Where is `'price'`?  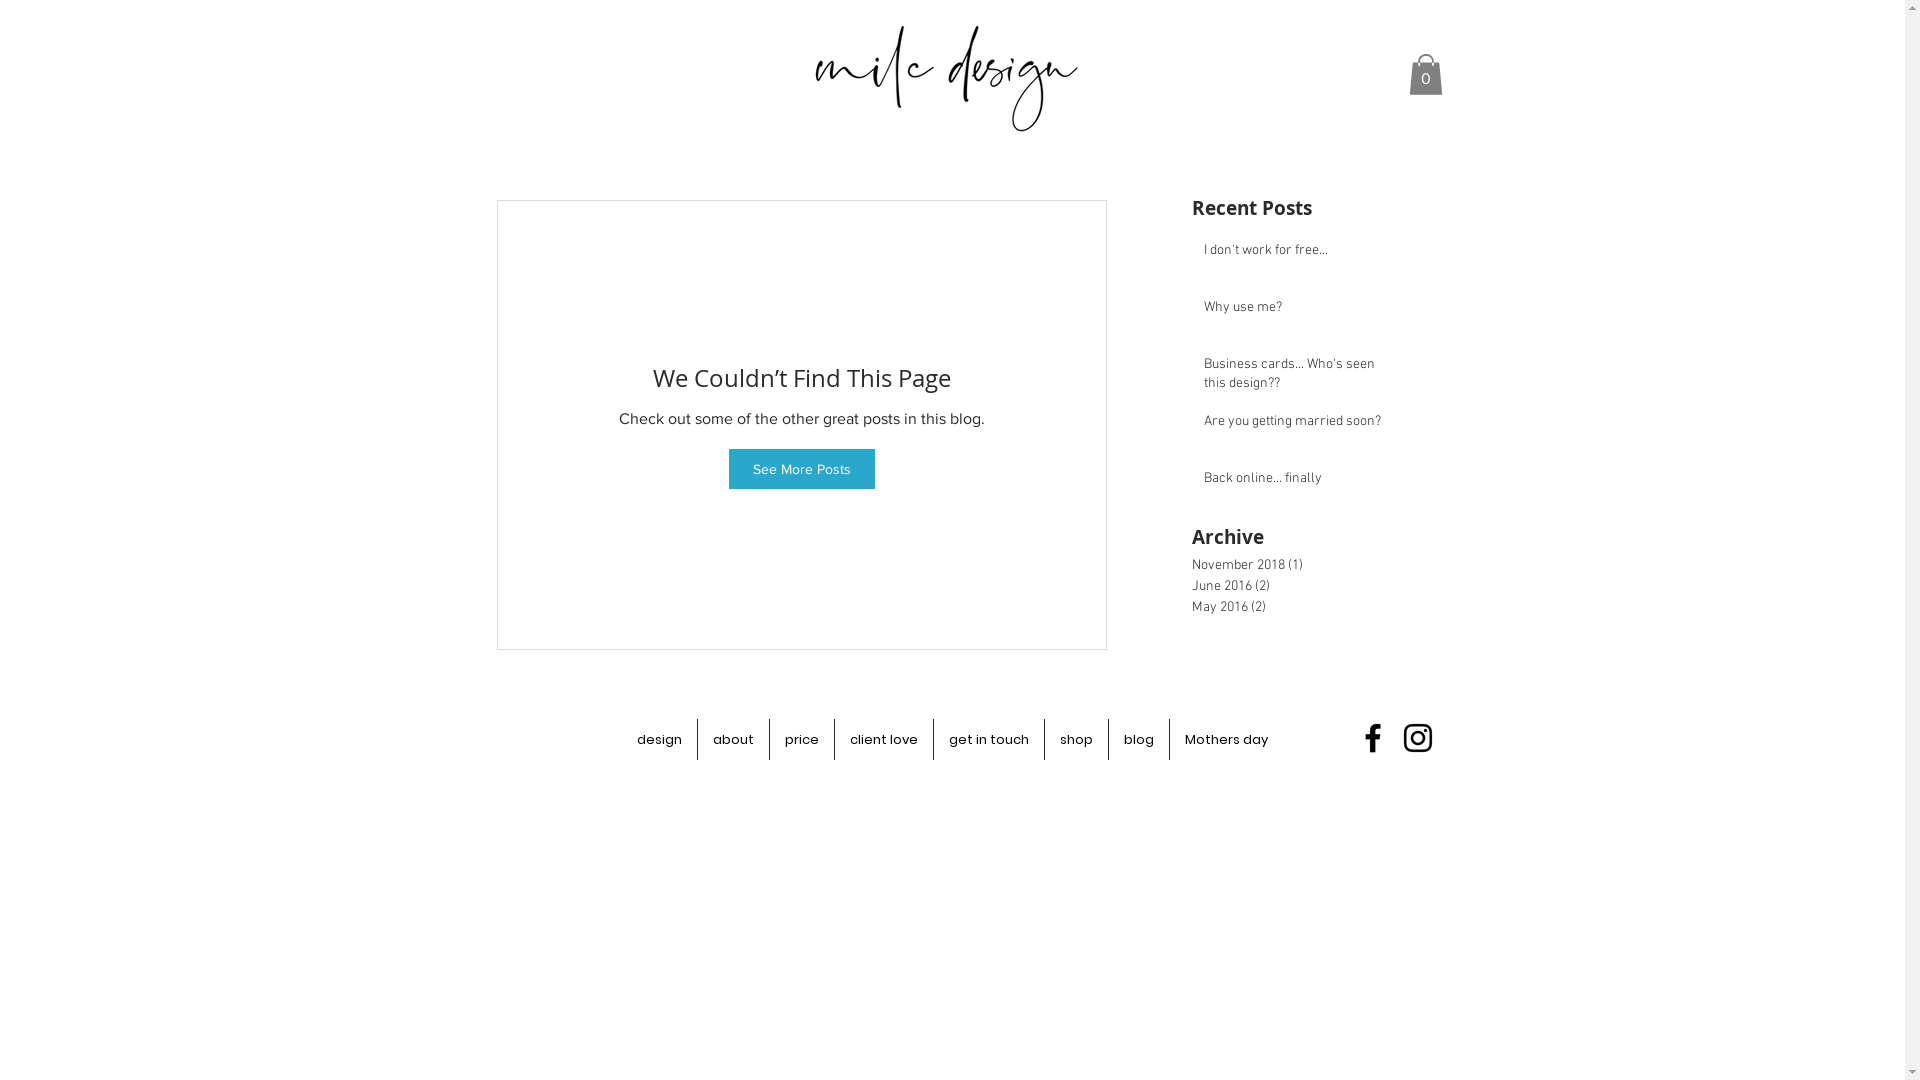
'price' is located at coordinates (801, 739).